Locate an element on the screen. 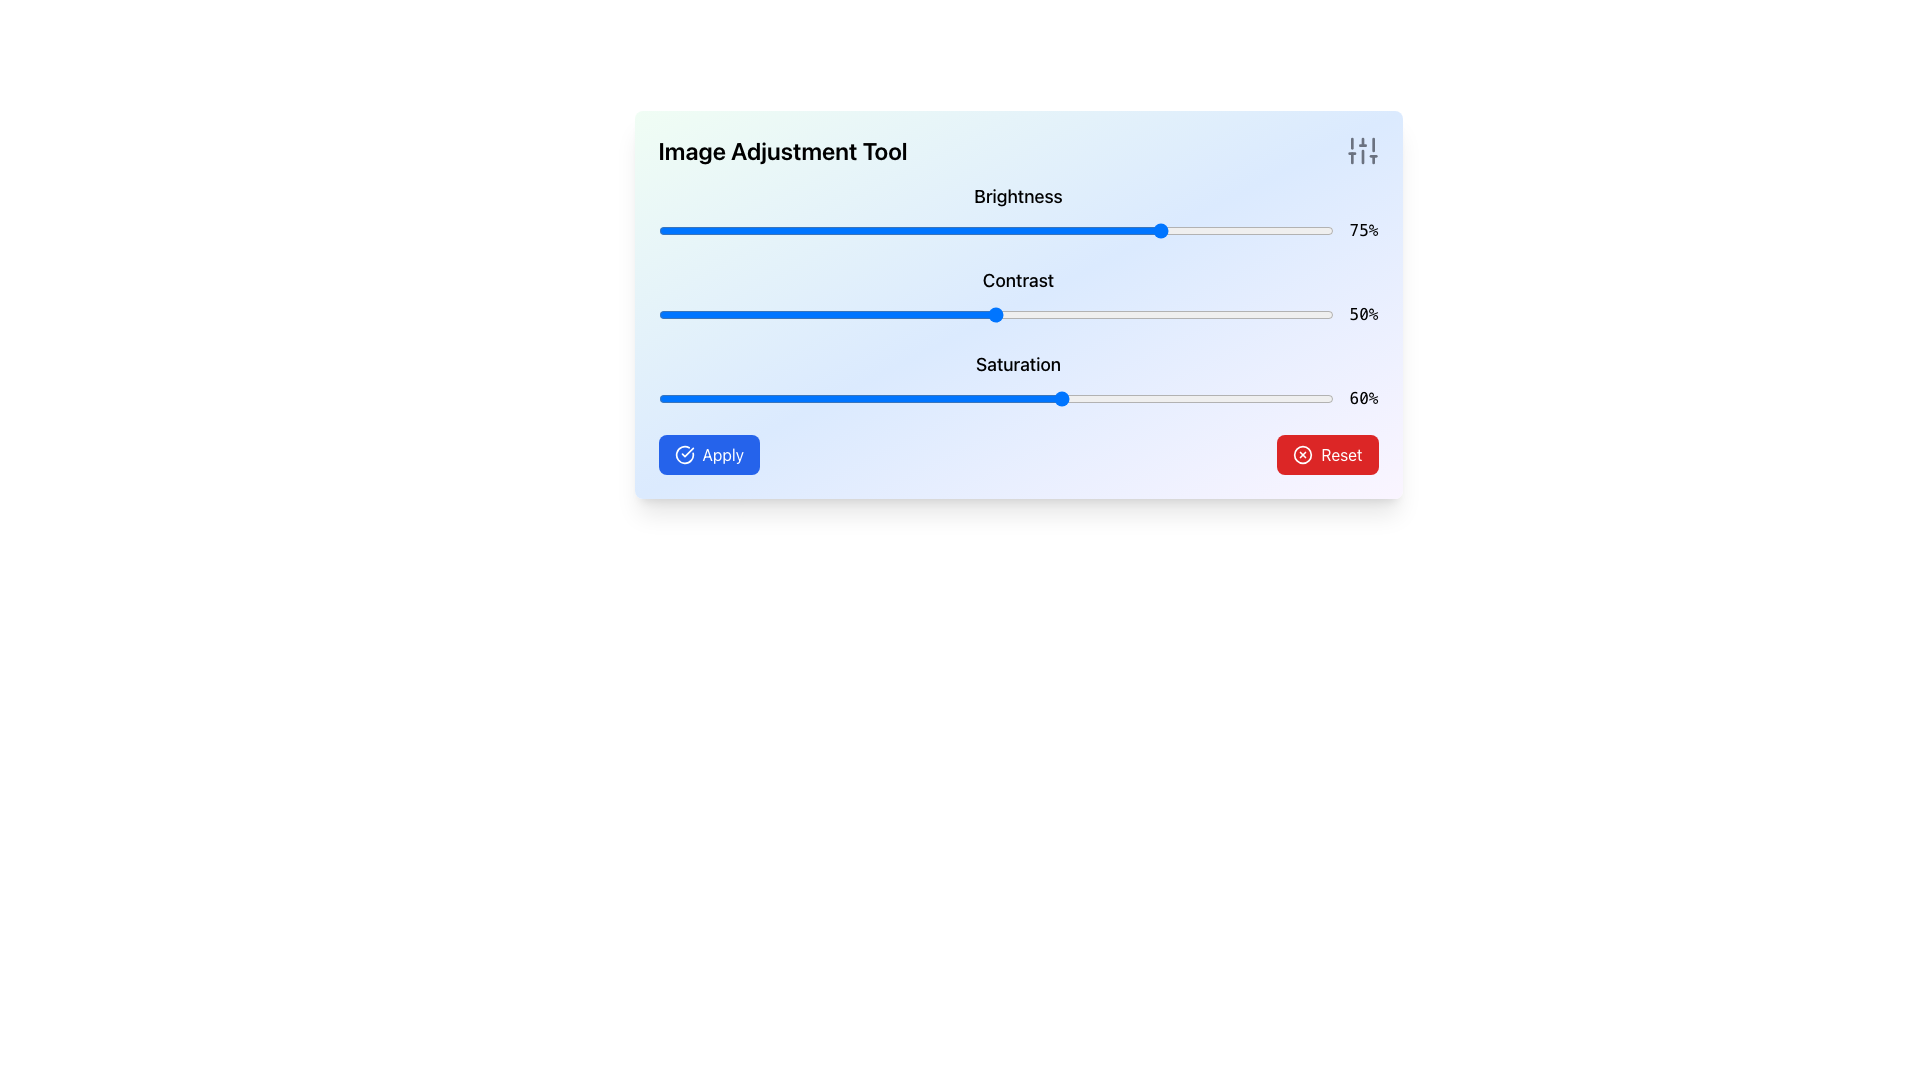 The height and width of the screenshot is (1080, 1920). brightness is located at coordinates (792, 230).